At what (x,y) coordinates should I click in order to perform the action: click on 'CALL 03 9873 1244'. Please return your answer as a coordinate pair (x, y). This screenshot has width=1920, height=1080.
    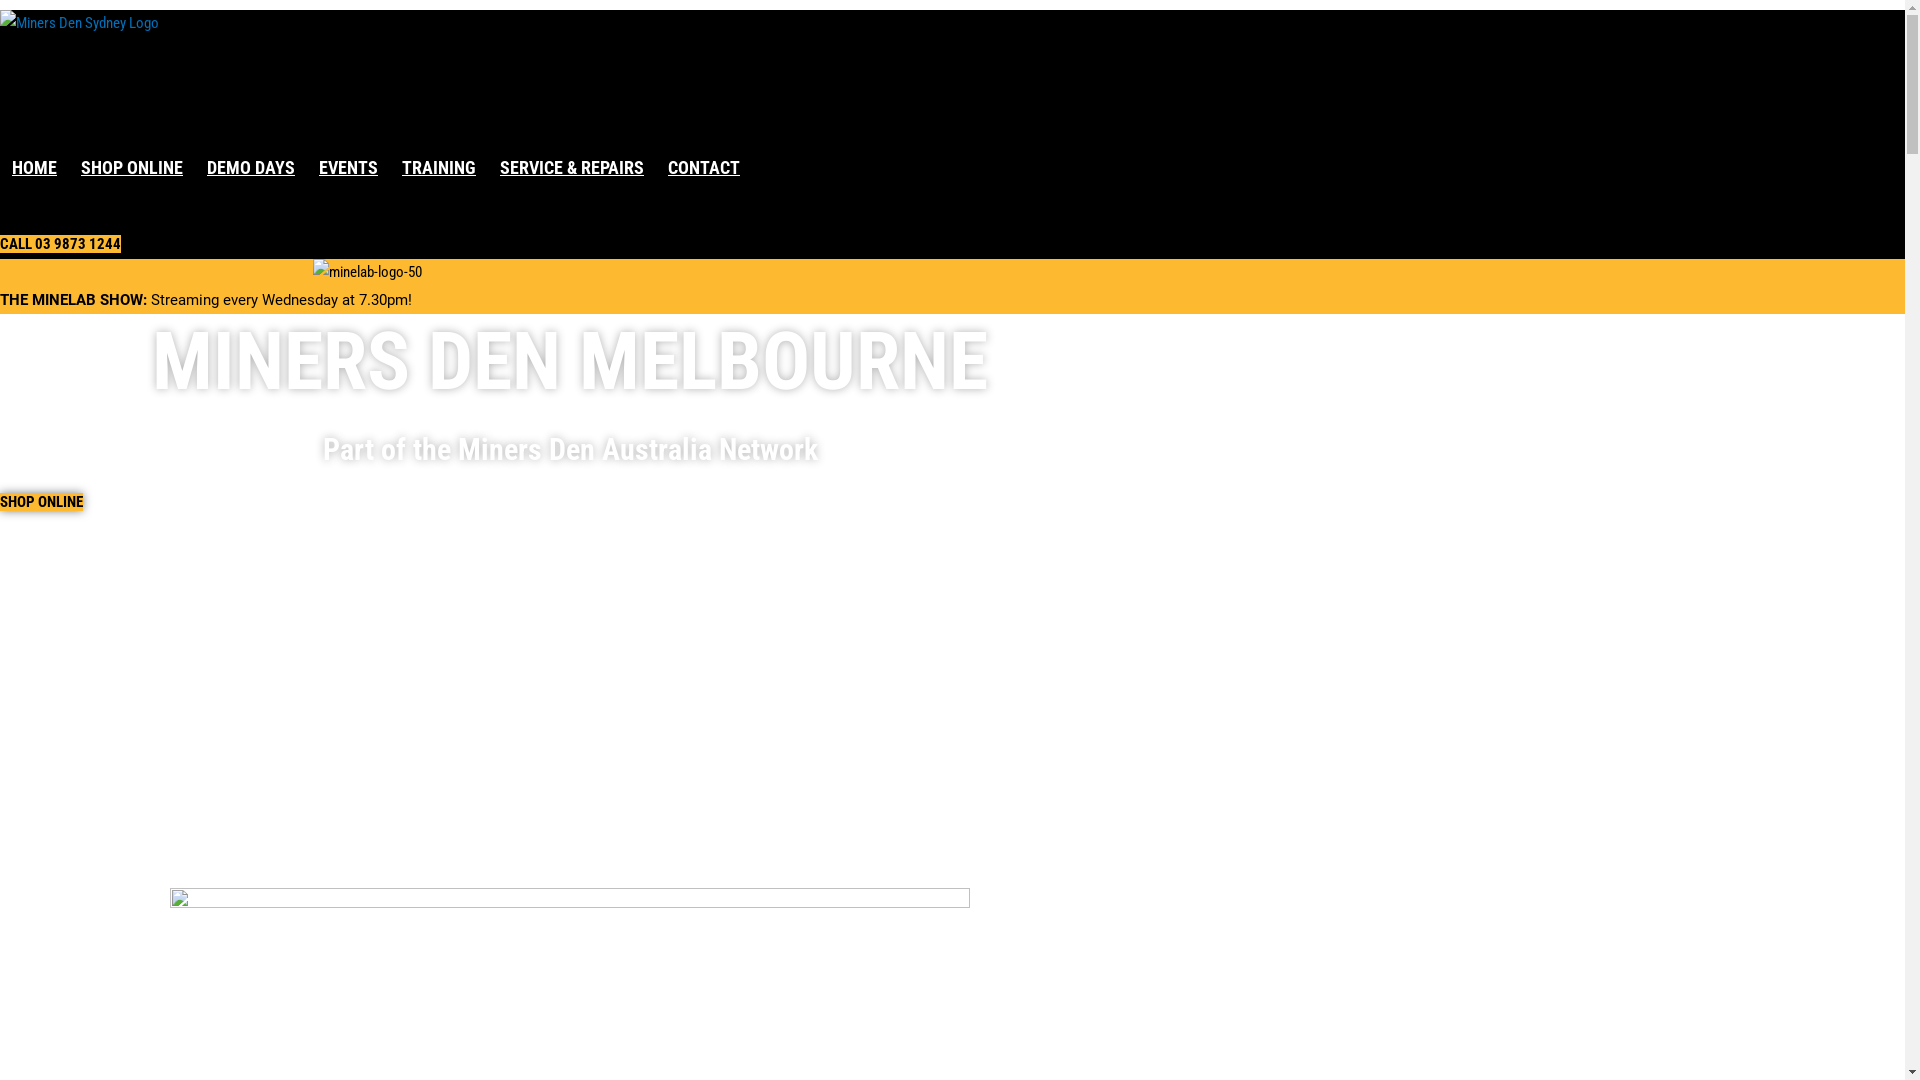
    Looking at the image, I should click on (60, 242).